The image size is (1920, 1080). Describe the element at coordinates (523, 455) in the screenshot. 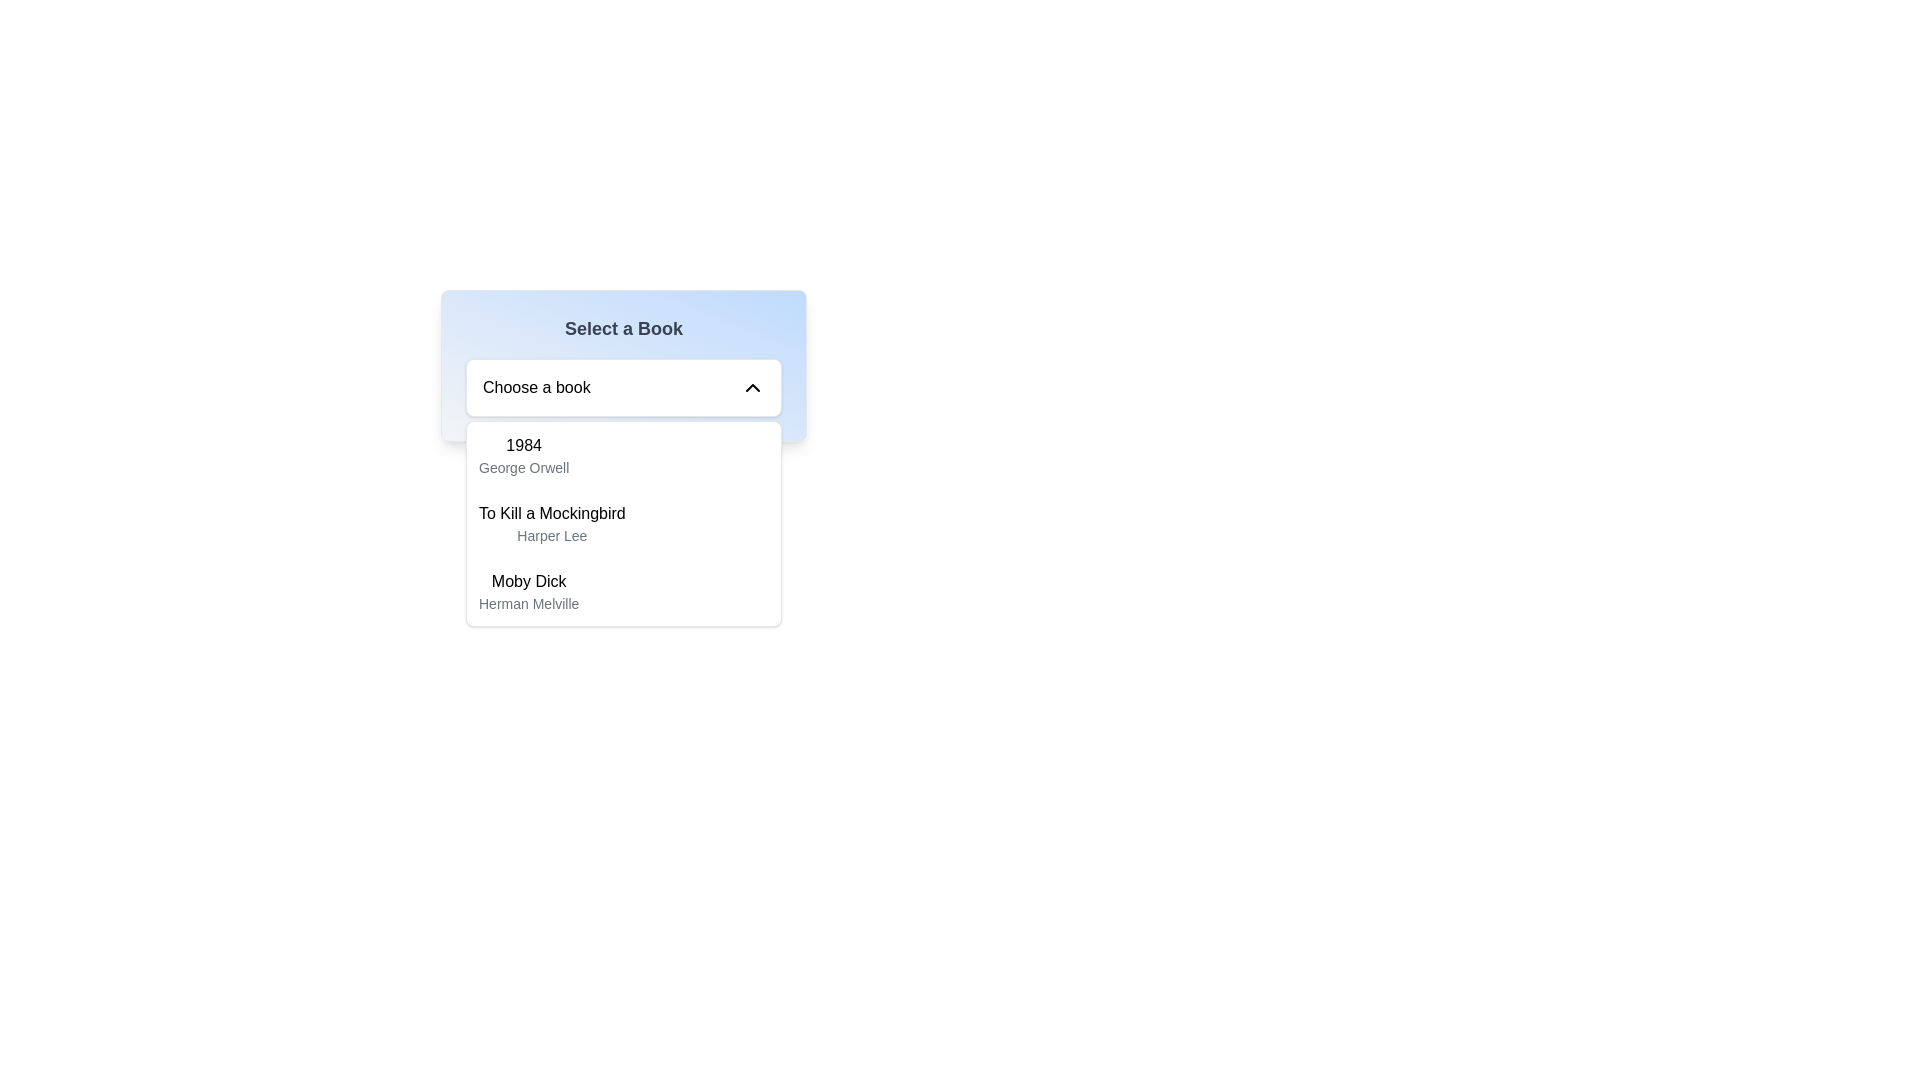

I see `the first selectable option in the dropdown menu labeled 'Choose a book'` at that location.